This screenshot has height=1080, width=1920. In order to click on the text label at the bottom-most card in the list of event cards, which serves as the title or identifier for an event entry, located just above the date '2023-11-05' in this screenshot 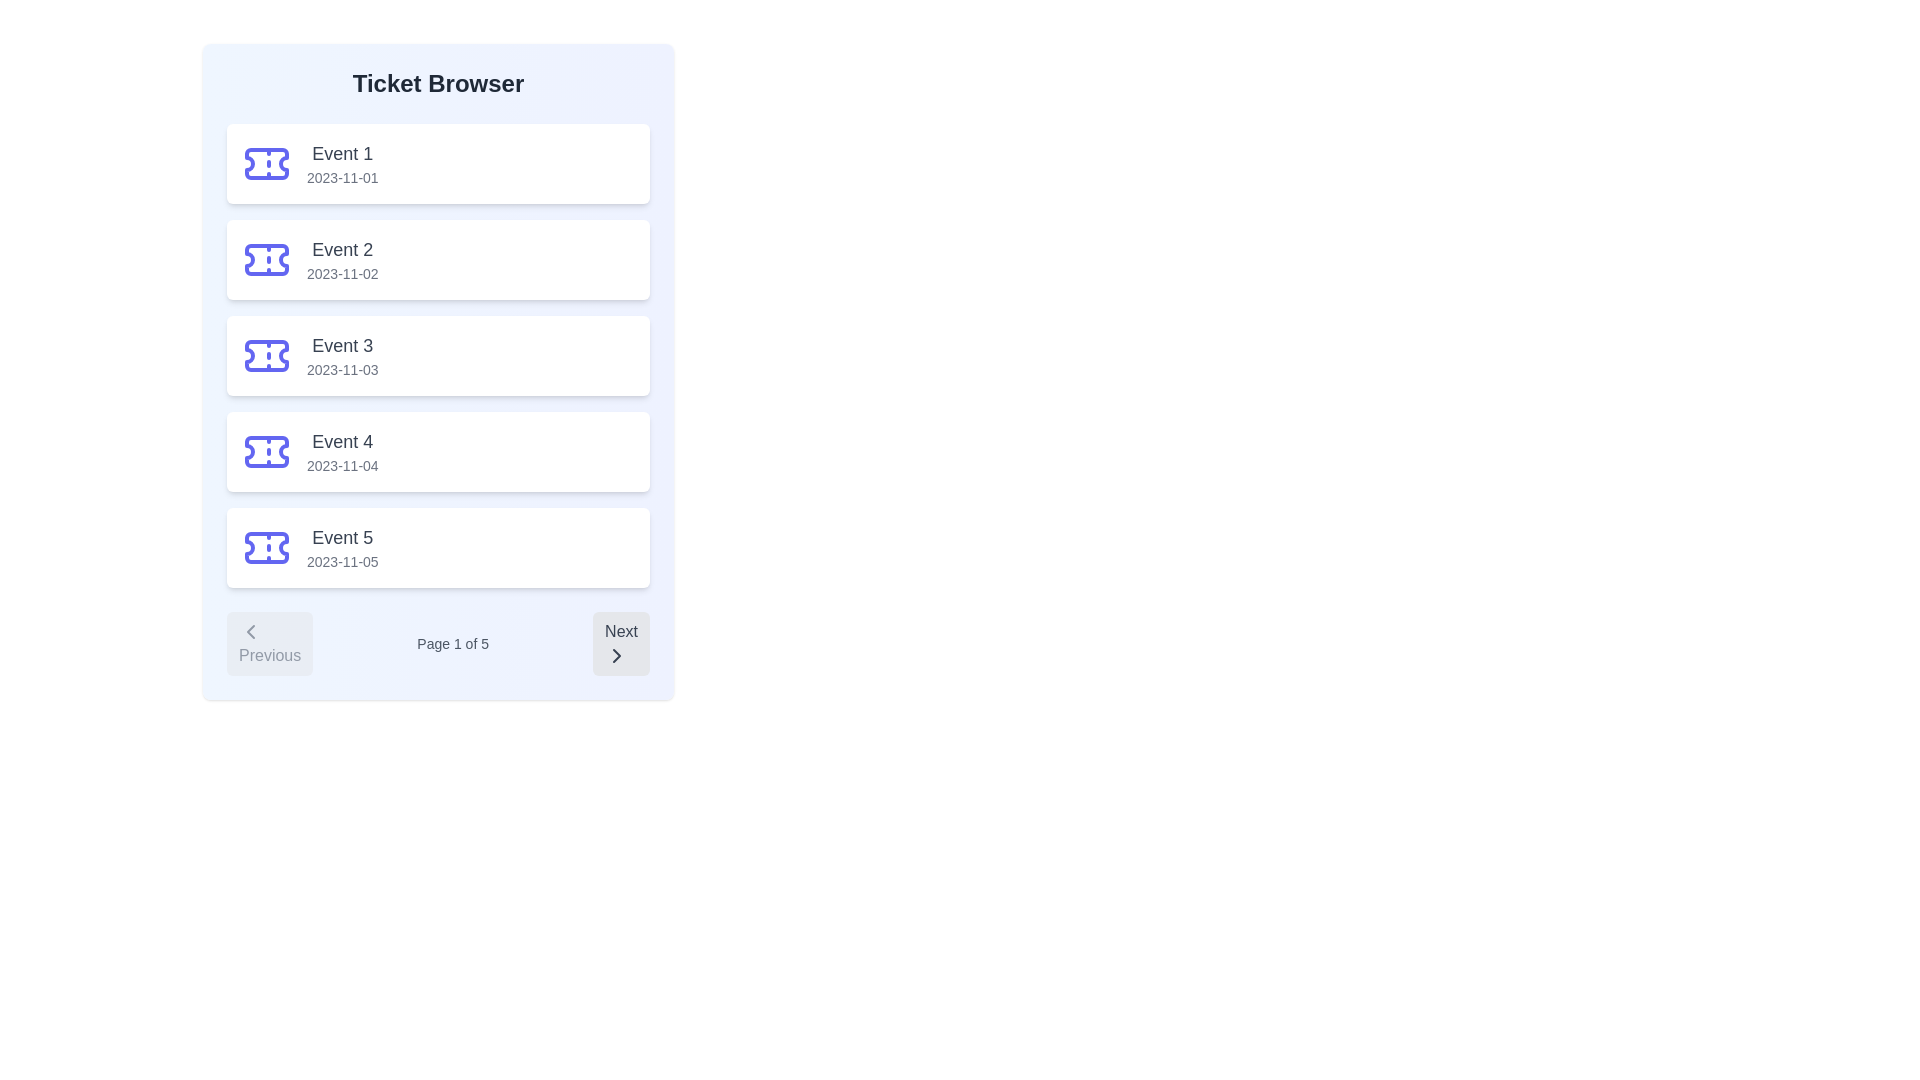, I will do `click(342, 536)`.